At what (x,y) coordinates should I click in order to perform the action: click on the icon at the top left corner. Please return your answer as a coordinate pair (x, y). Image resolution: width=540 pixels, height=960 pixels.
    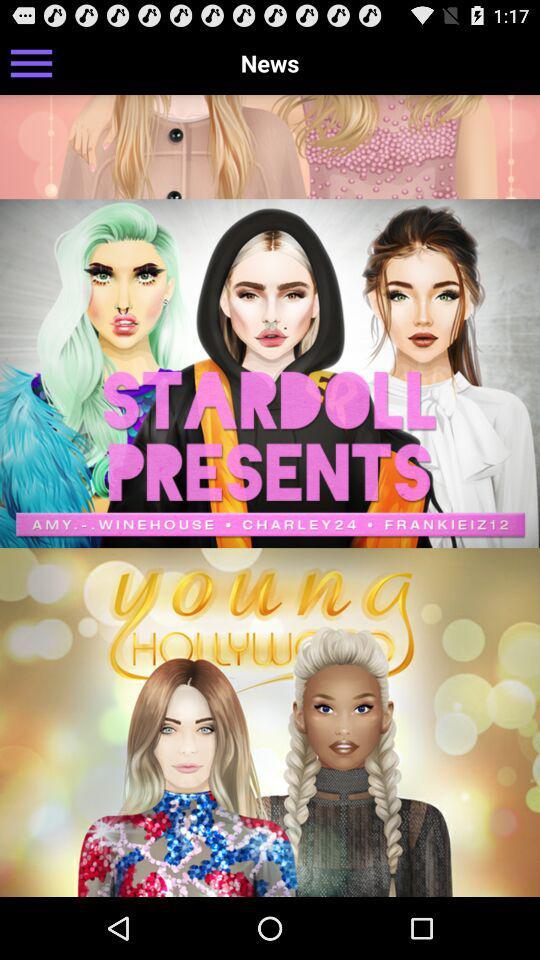
    Looking at the image, I should click on (30, 62).